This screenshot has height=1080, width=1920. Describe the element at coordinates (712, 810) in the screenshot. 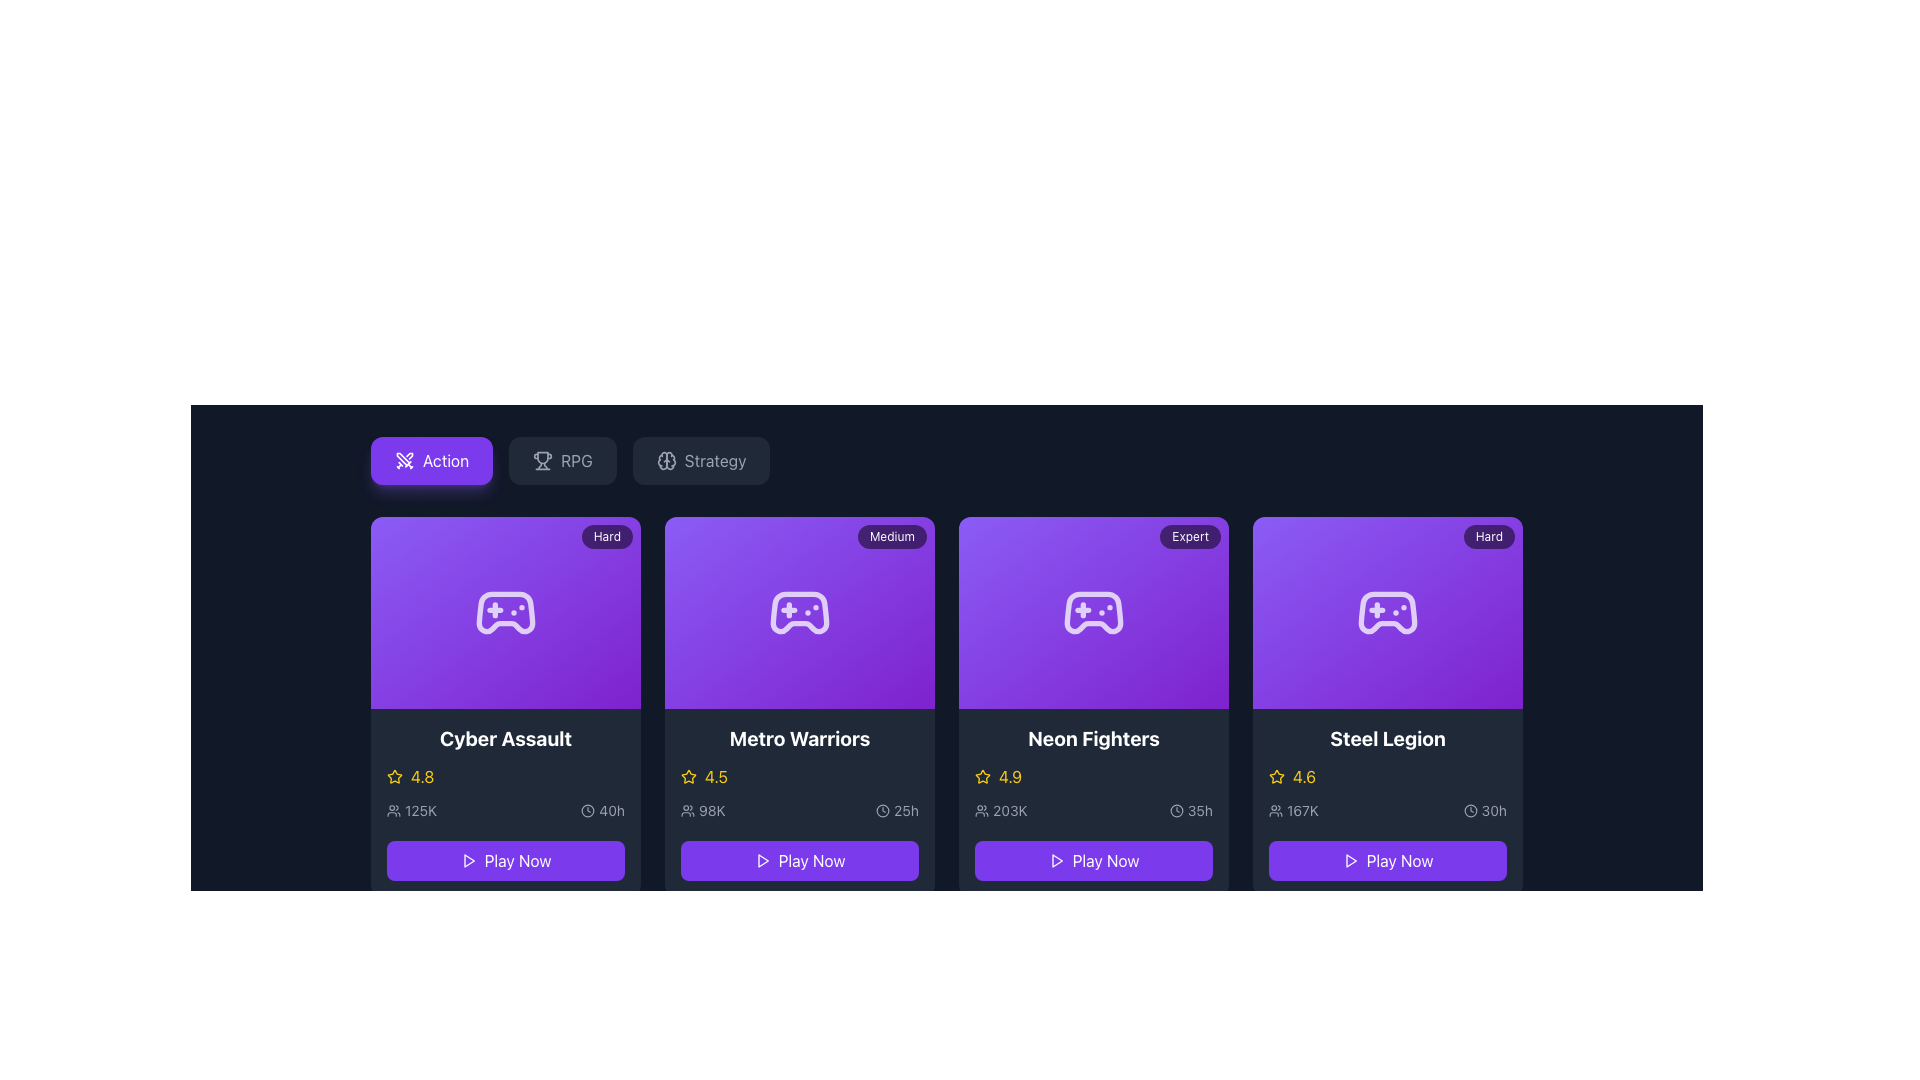

I see `the static text displaying '98K' located in the lower half of the 'Metro Warriors' card` at that location.